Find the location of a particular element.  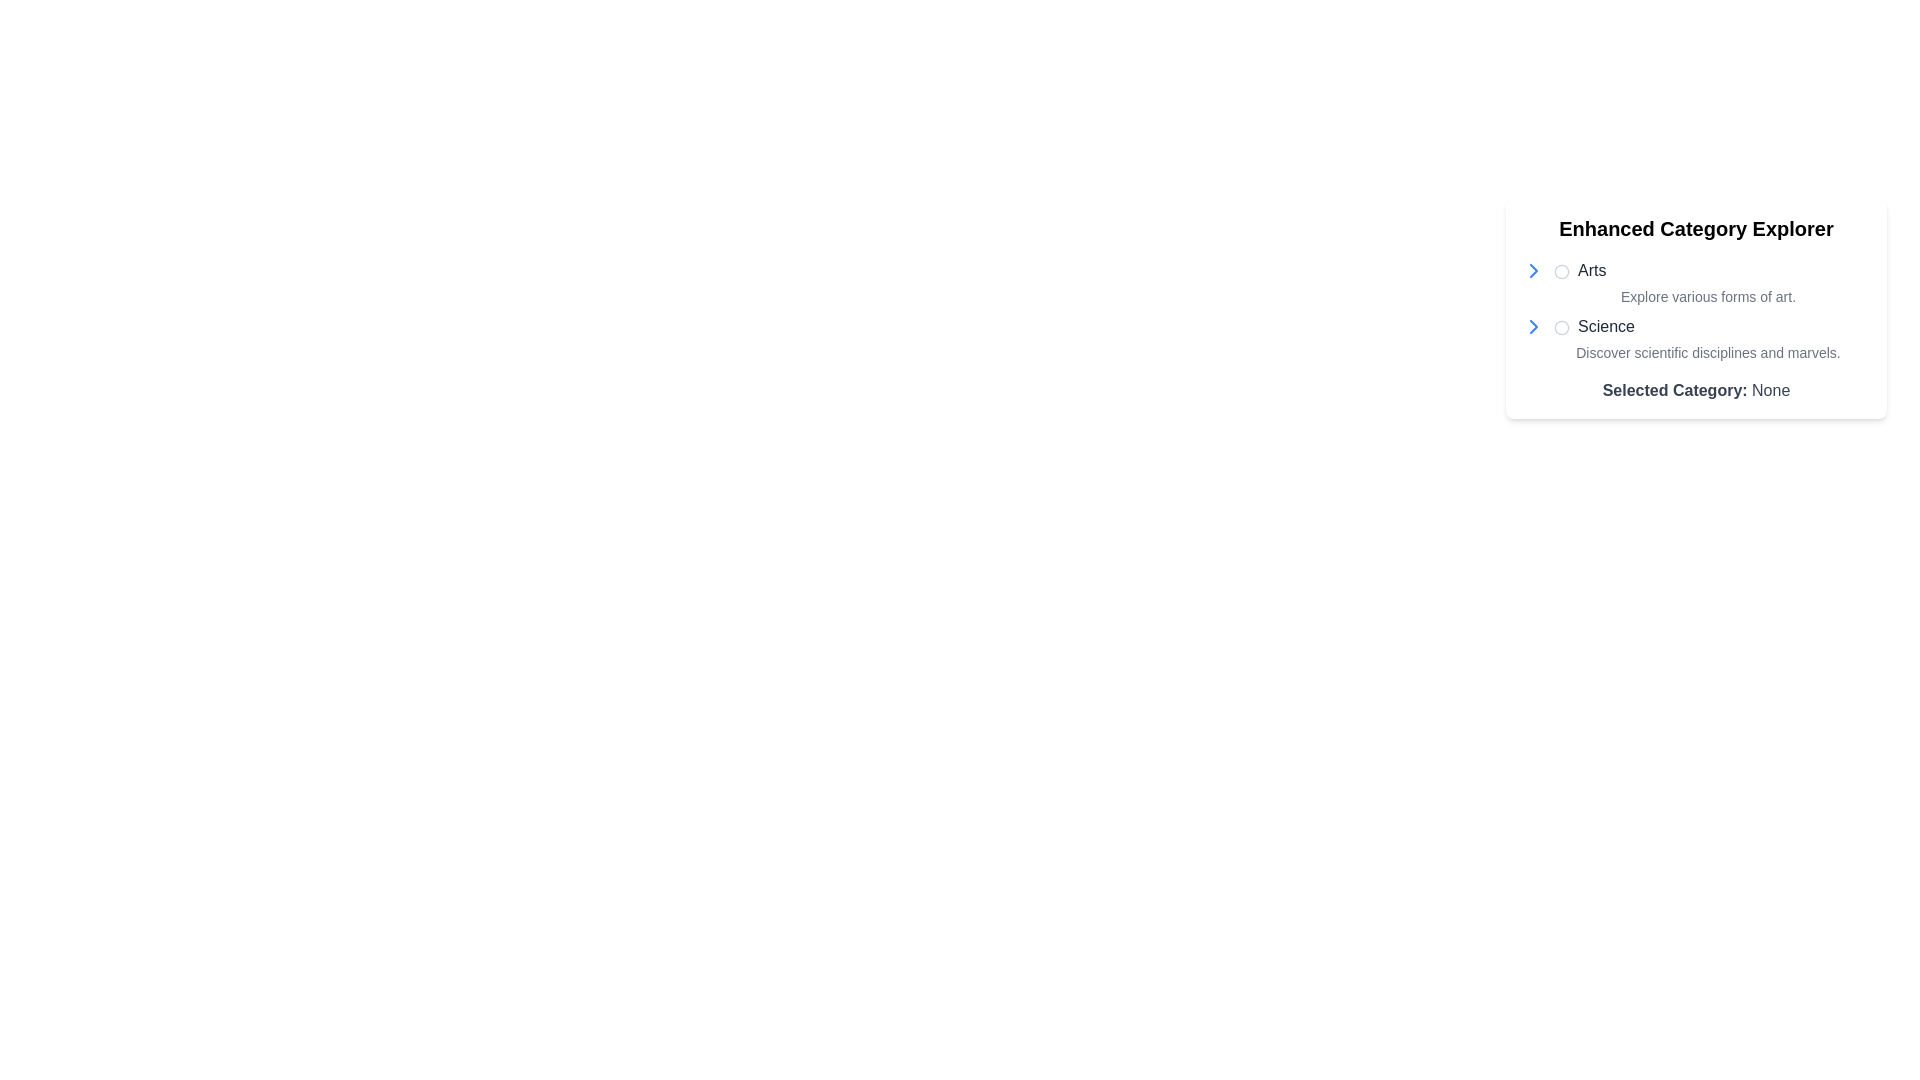

the static text label displaying 'Selected Category: None', located at the bottom of the information card titled 'Enhanced Category Explorer' is located at coordinates (1695, 390).